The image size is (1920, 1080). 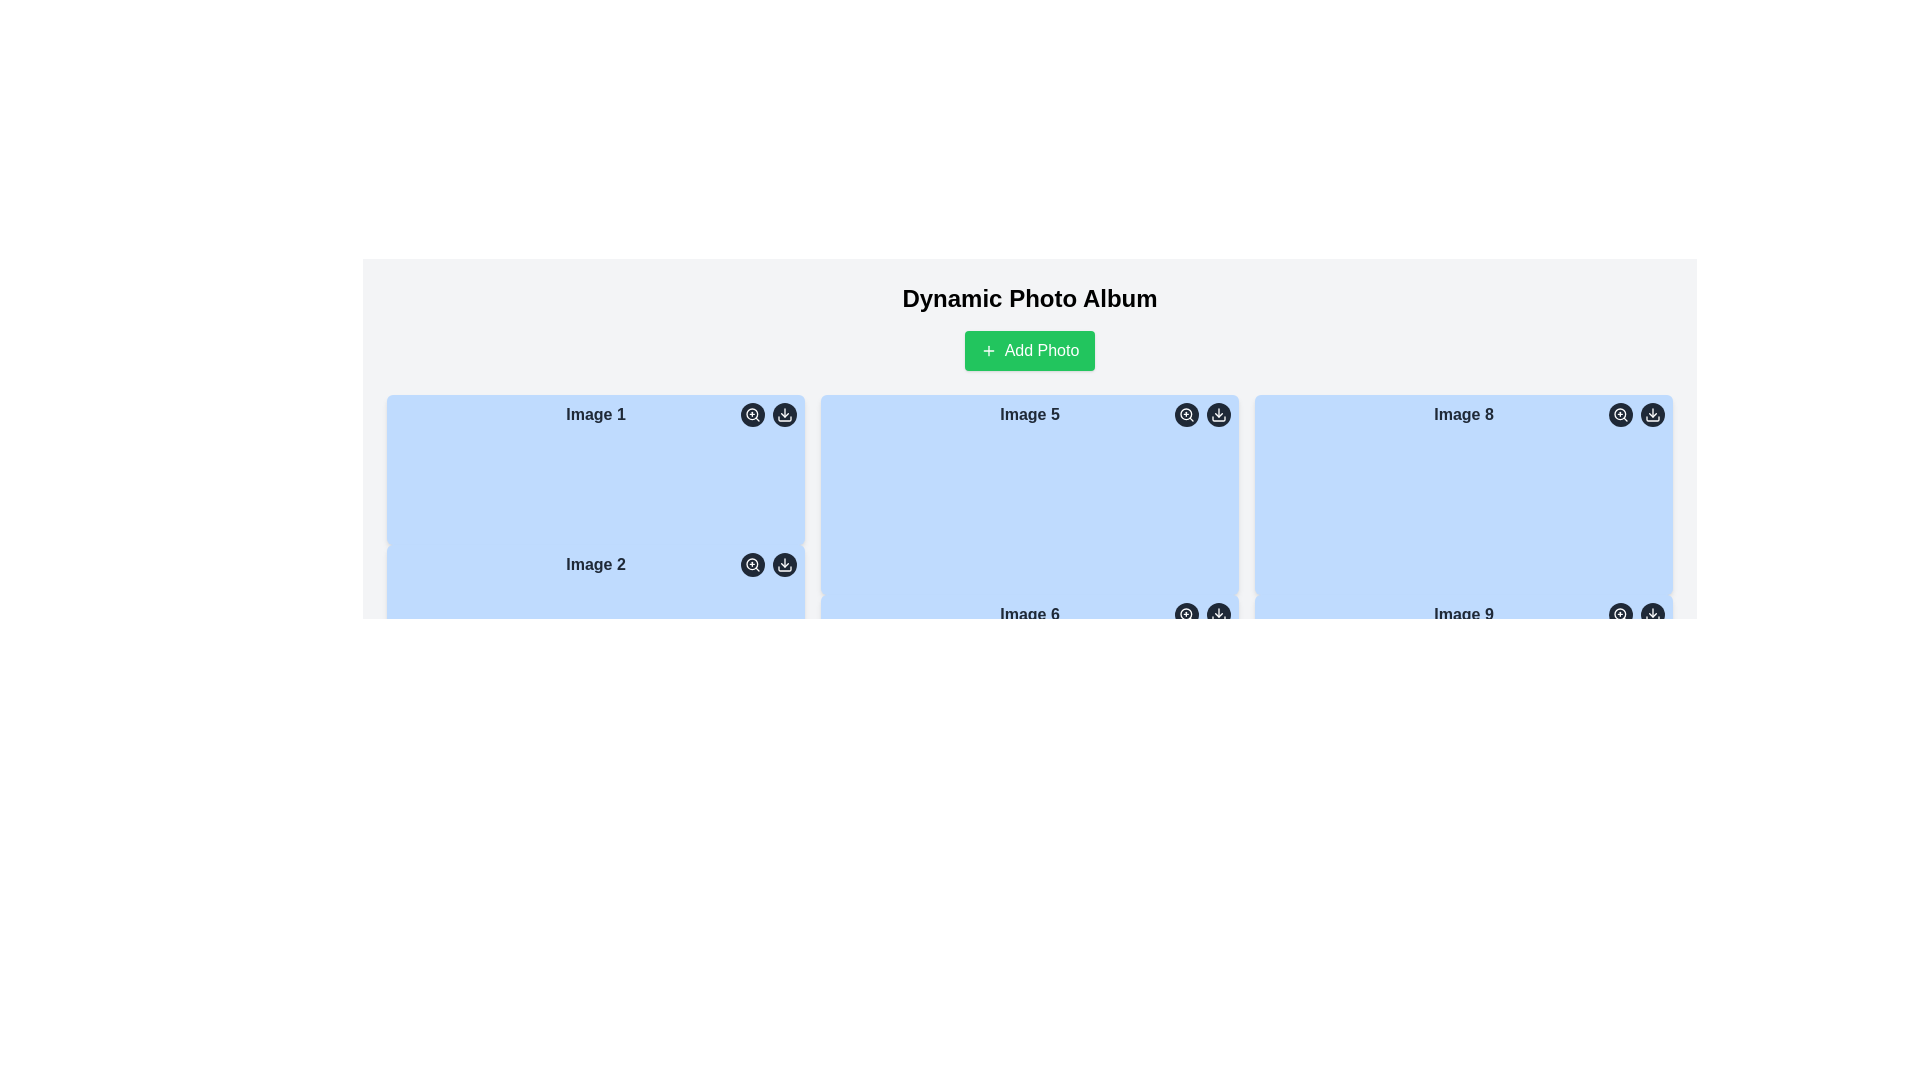 What do you see at coordinates (784, 564) in the screenshot?
I see `the download icon button located at the bottom-right corner of the 'Image 2' card` at bounding box center [784, 564].